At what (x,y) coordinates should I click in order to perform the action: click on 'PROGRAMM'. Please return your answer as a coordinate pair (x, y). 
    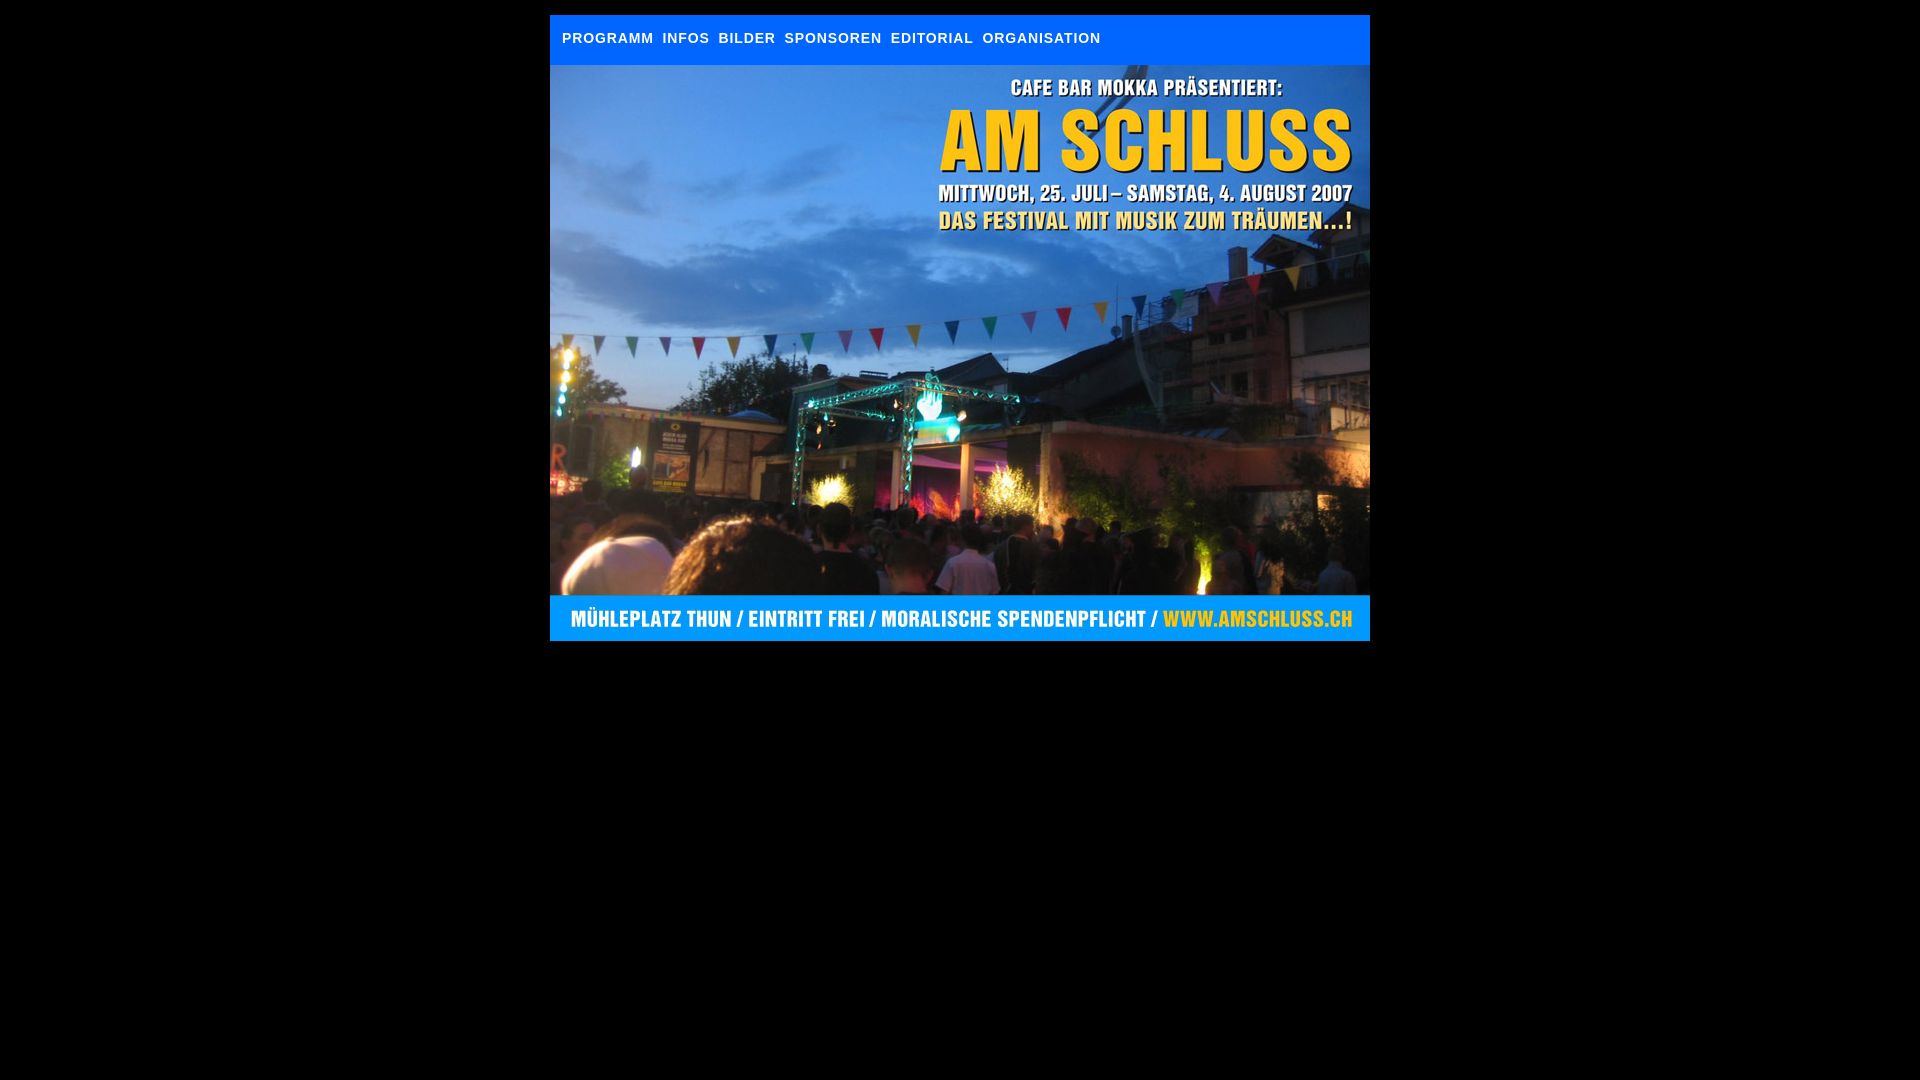
    Looking at the image, I should click on (607, 38).